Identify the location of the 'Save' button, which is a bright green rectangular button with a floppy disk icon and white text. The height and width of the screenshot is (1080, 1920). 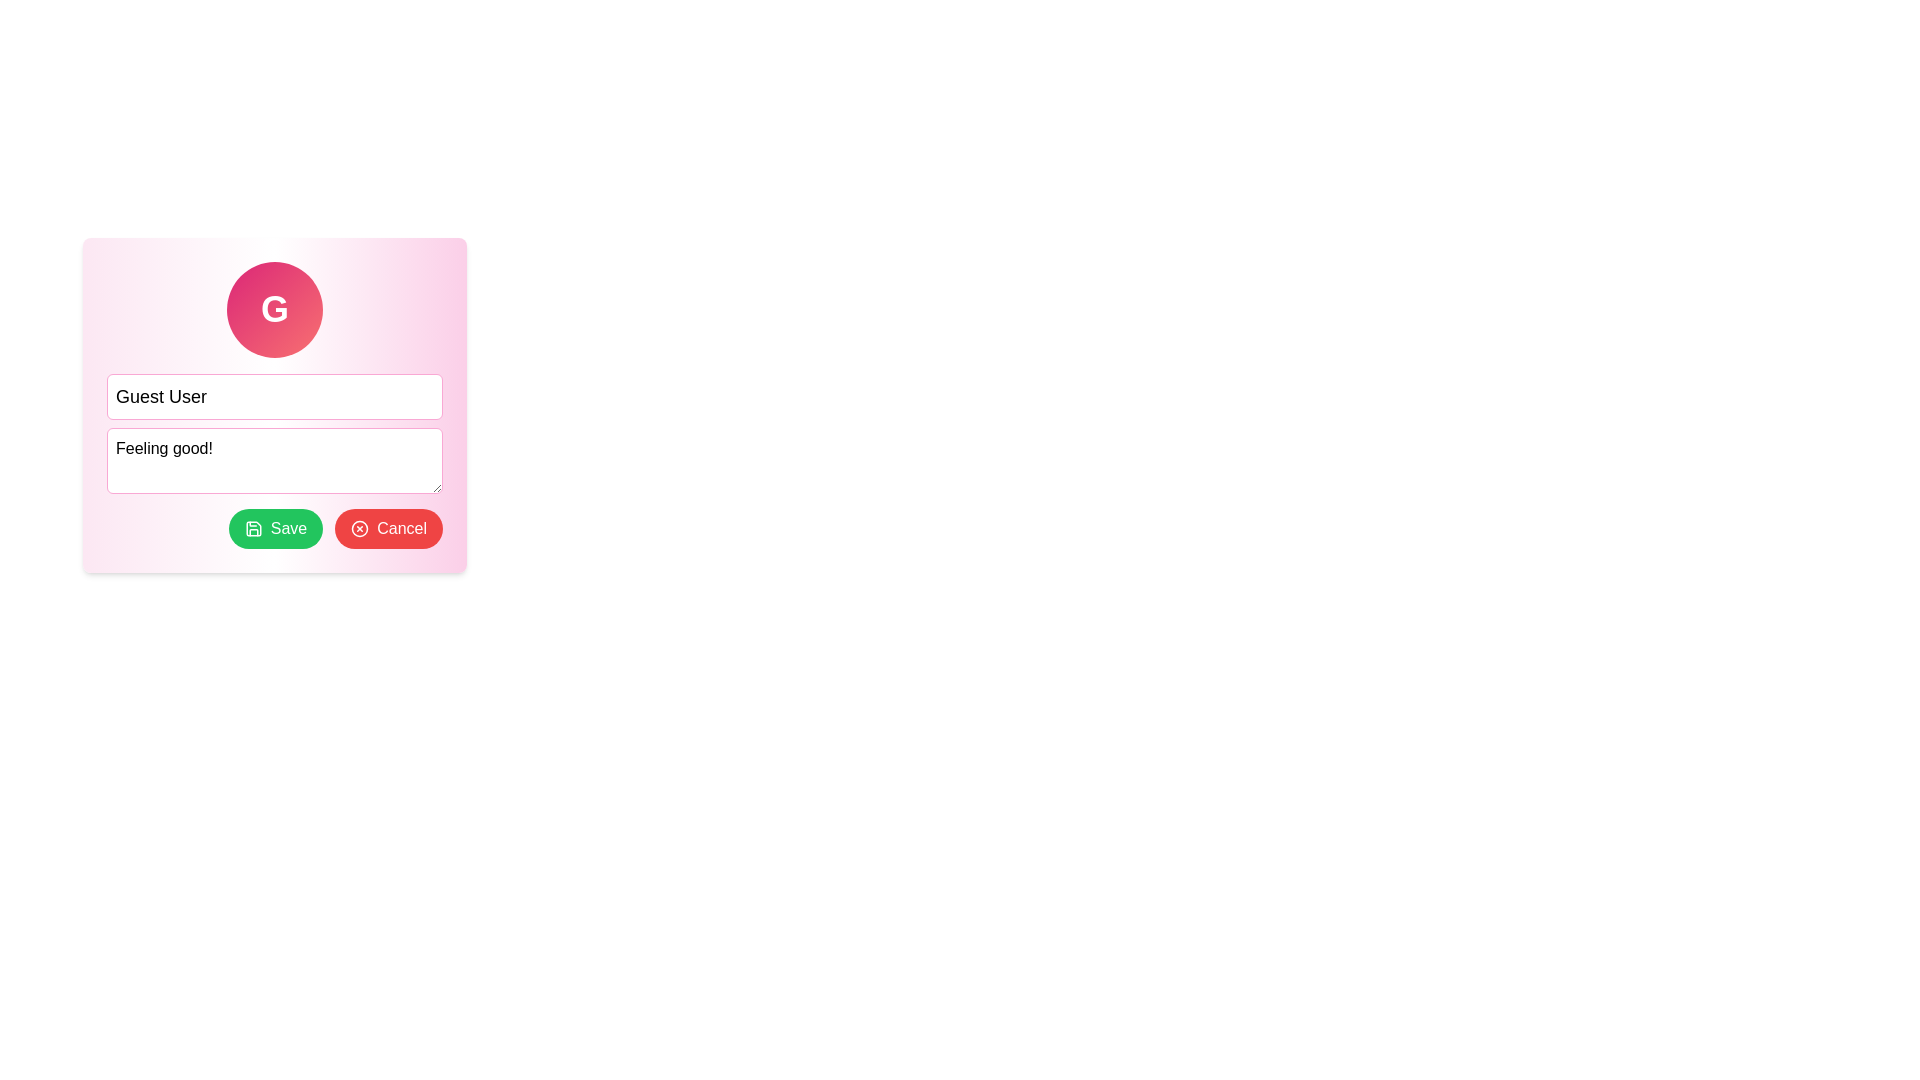
(274, 527).